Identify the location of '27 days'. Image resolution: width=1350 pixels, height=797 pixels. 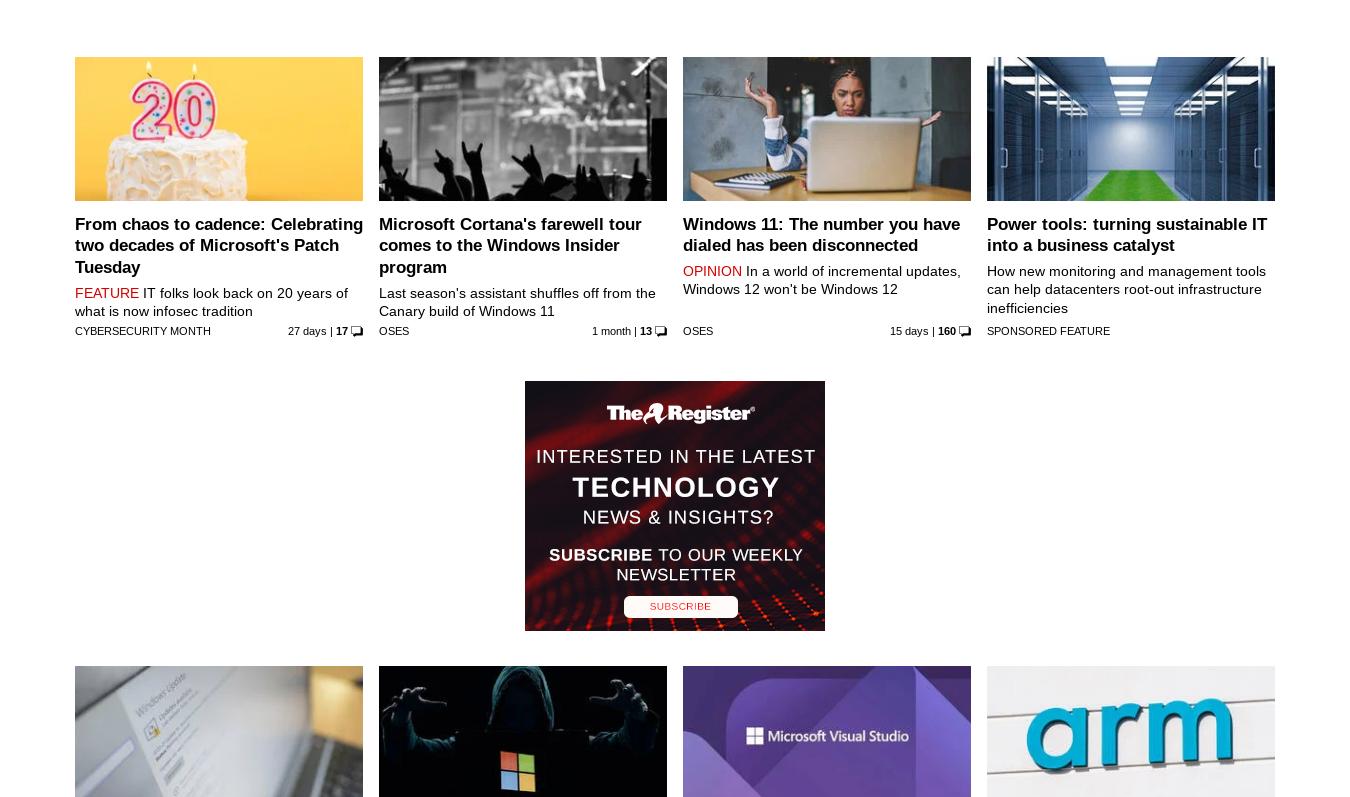
(305, 329).